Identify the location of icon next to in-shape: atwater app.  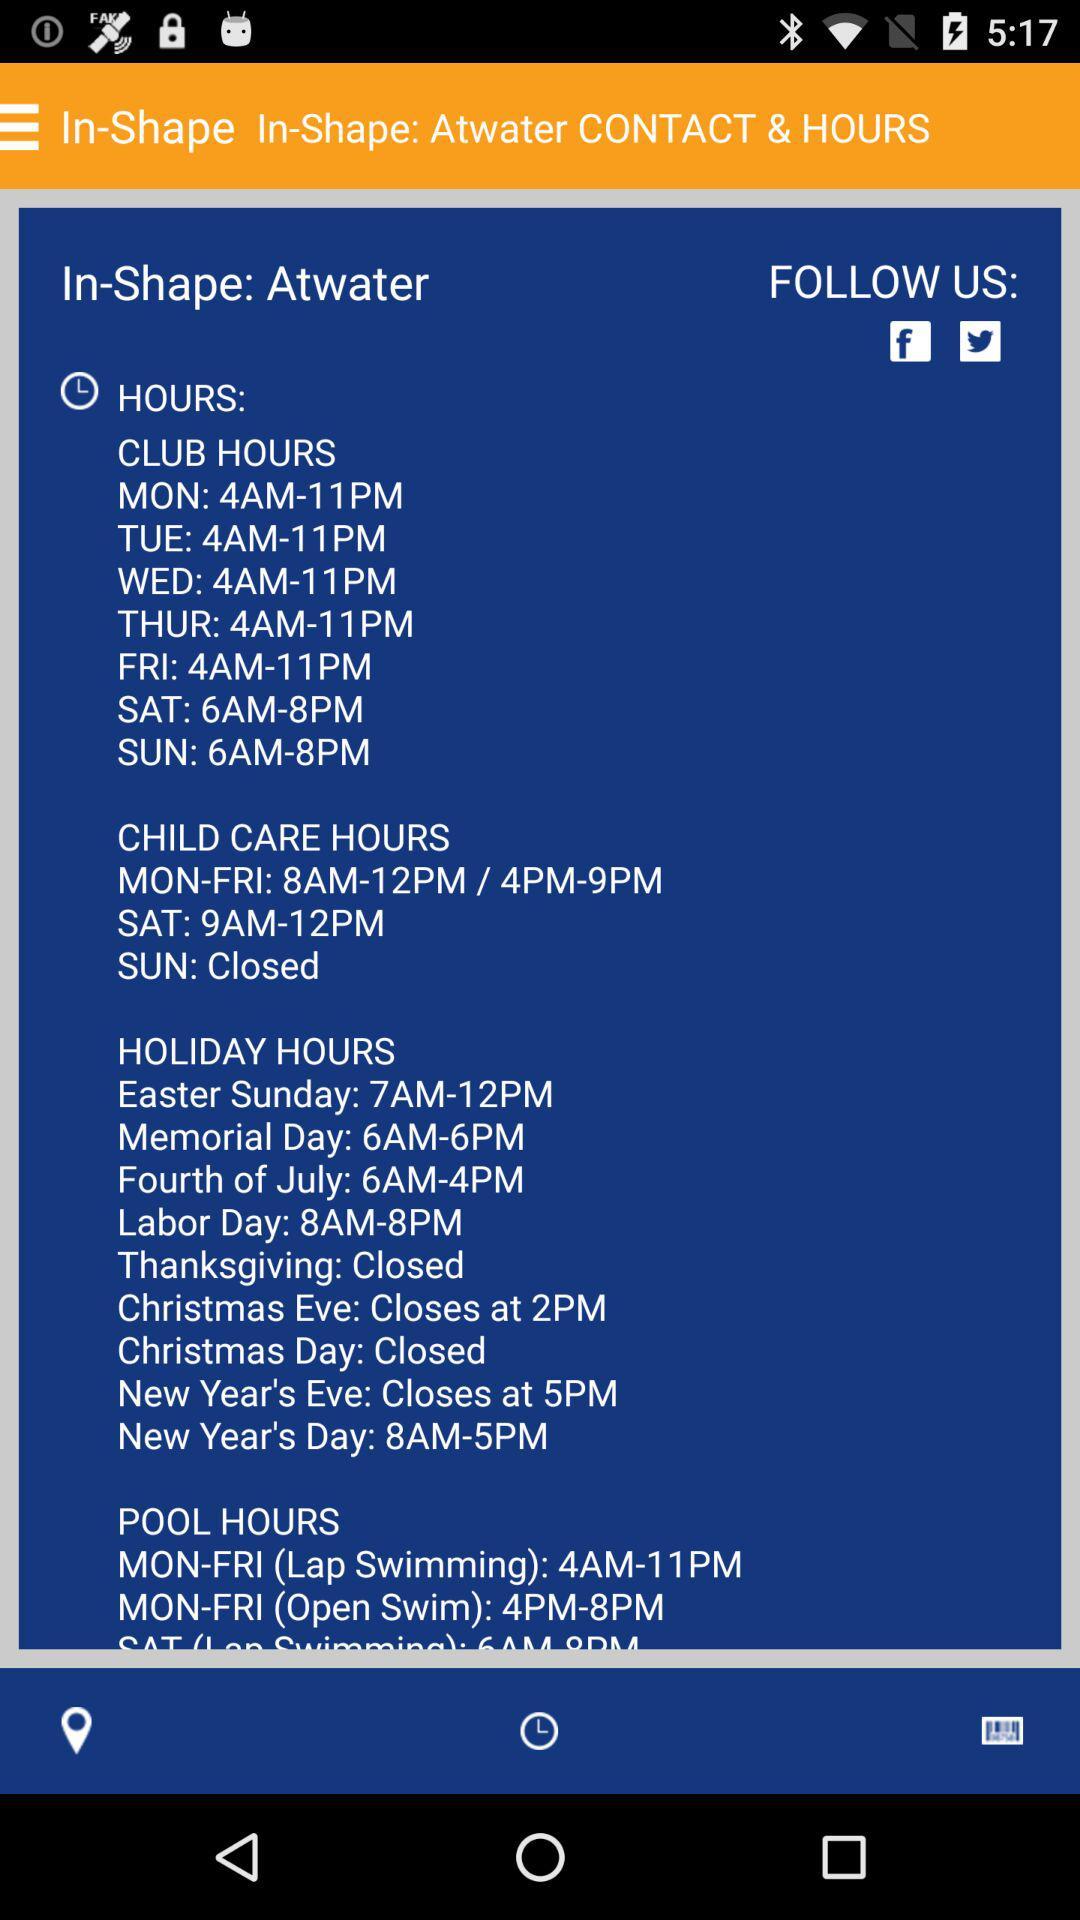
(910, 341).